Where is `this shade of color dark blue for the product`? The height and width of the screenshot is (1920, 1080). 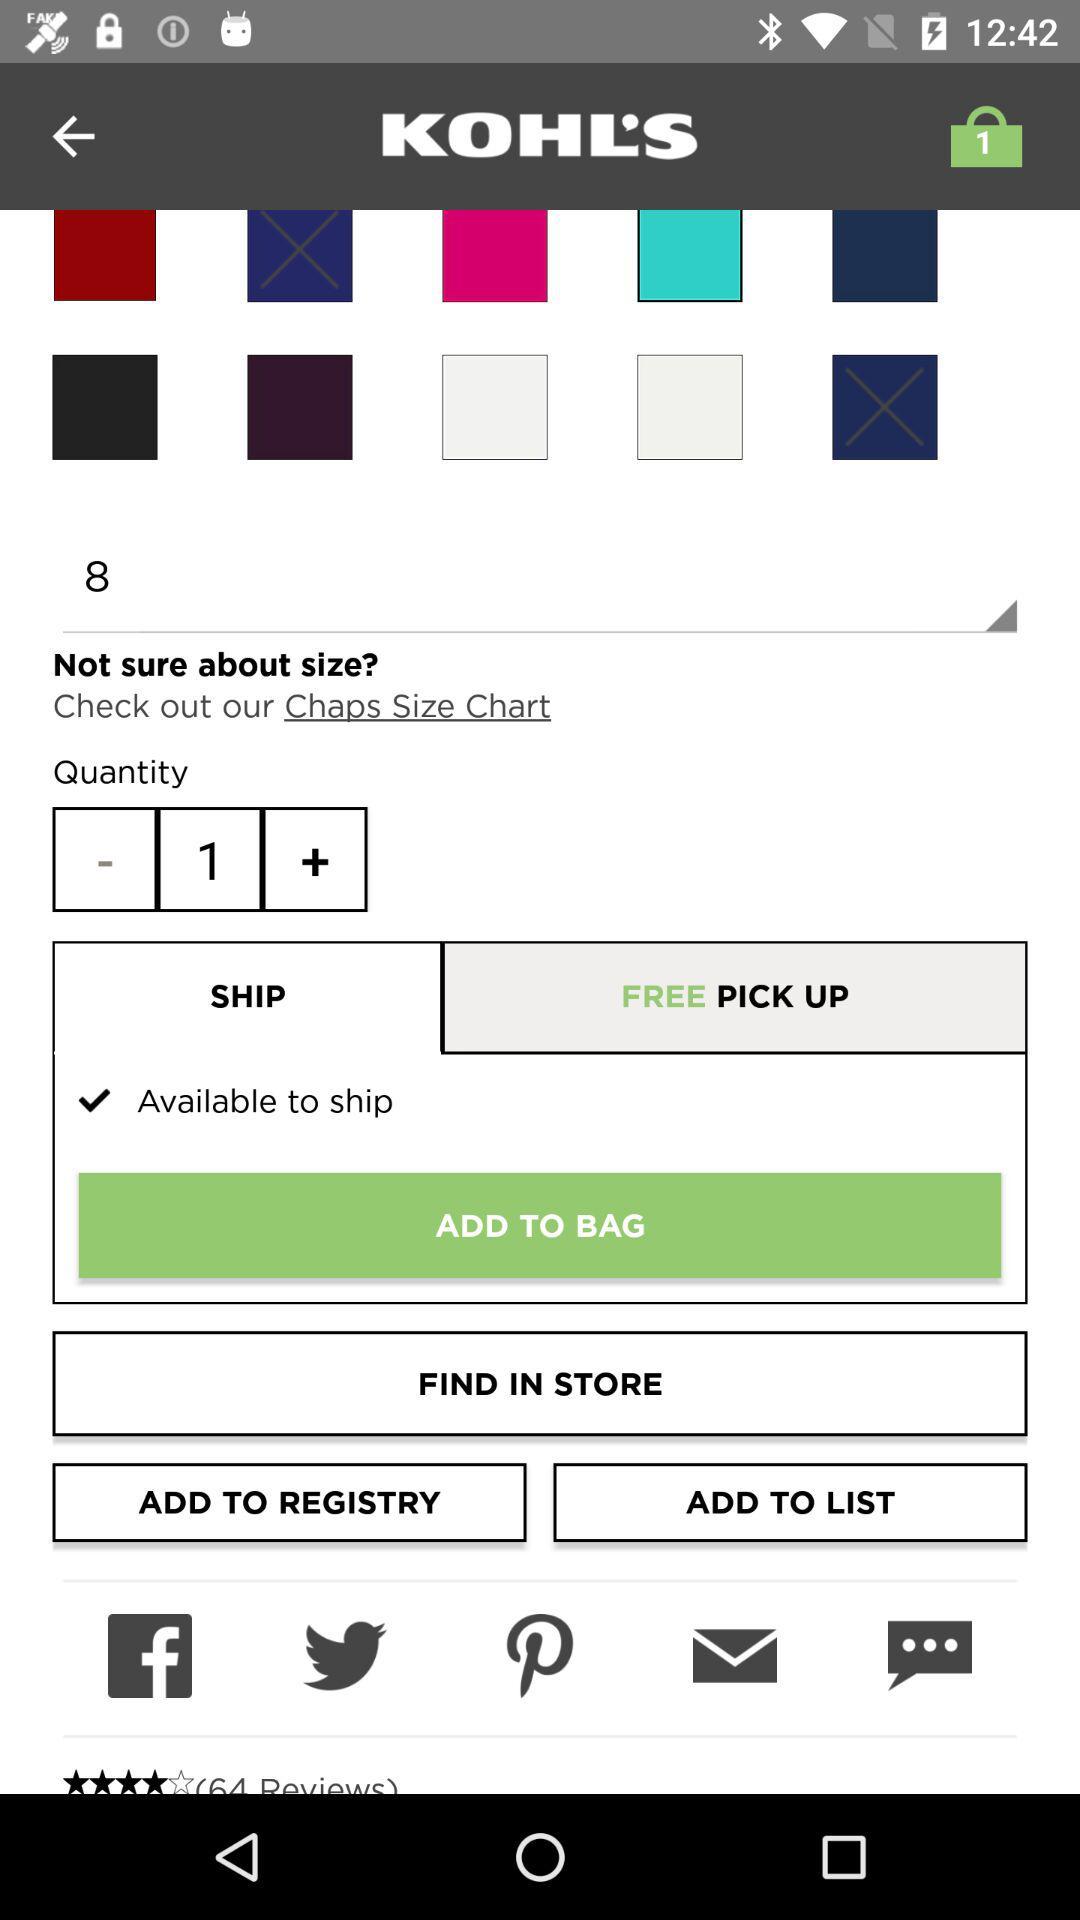 this shade of color dark blue for the product is located at coordinates (883, 255).